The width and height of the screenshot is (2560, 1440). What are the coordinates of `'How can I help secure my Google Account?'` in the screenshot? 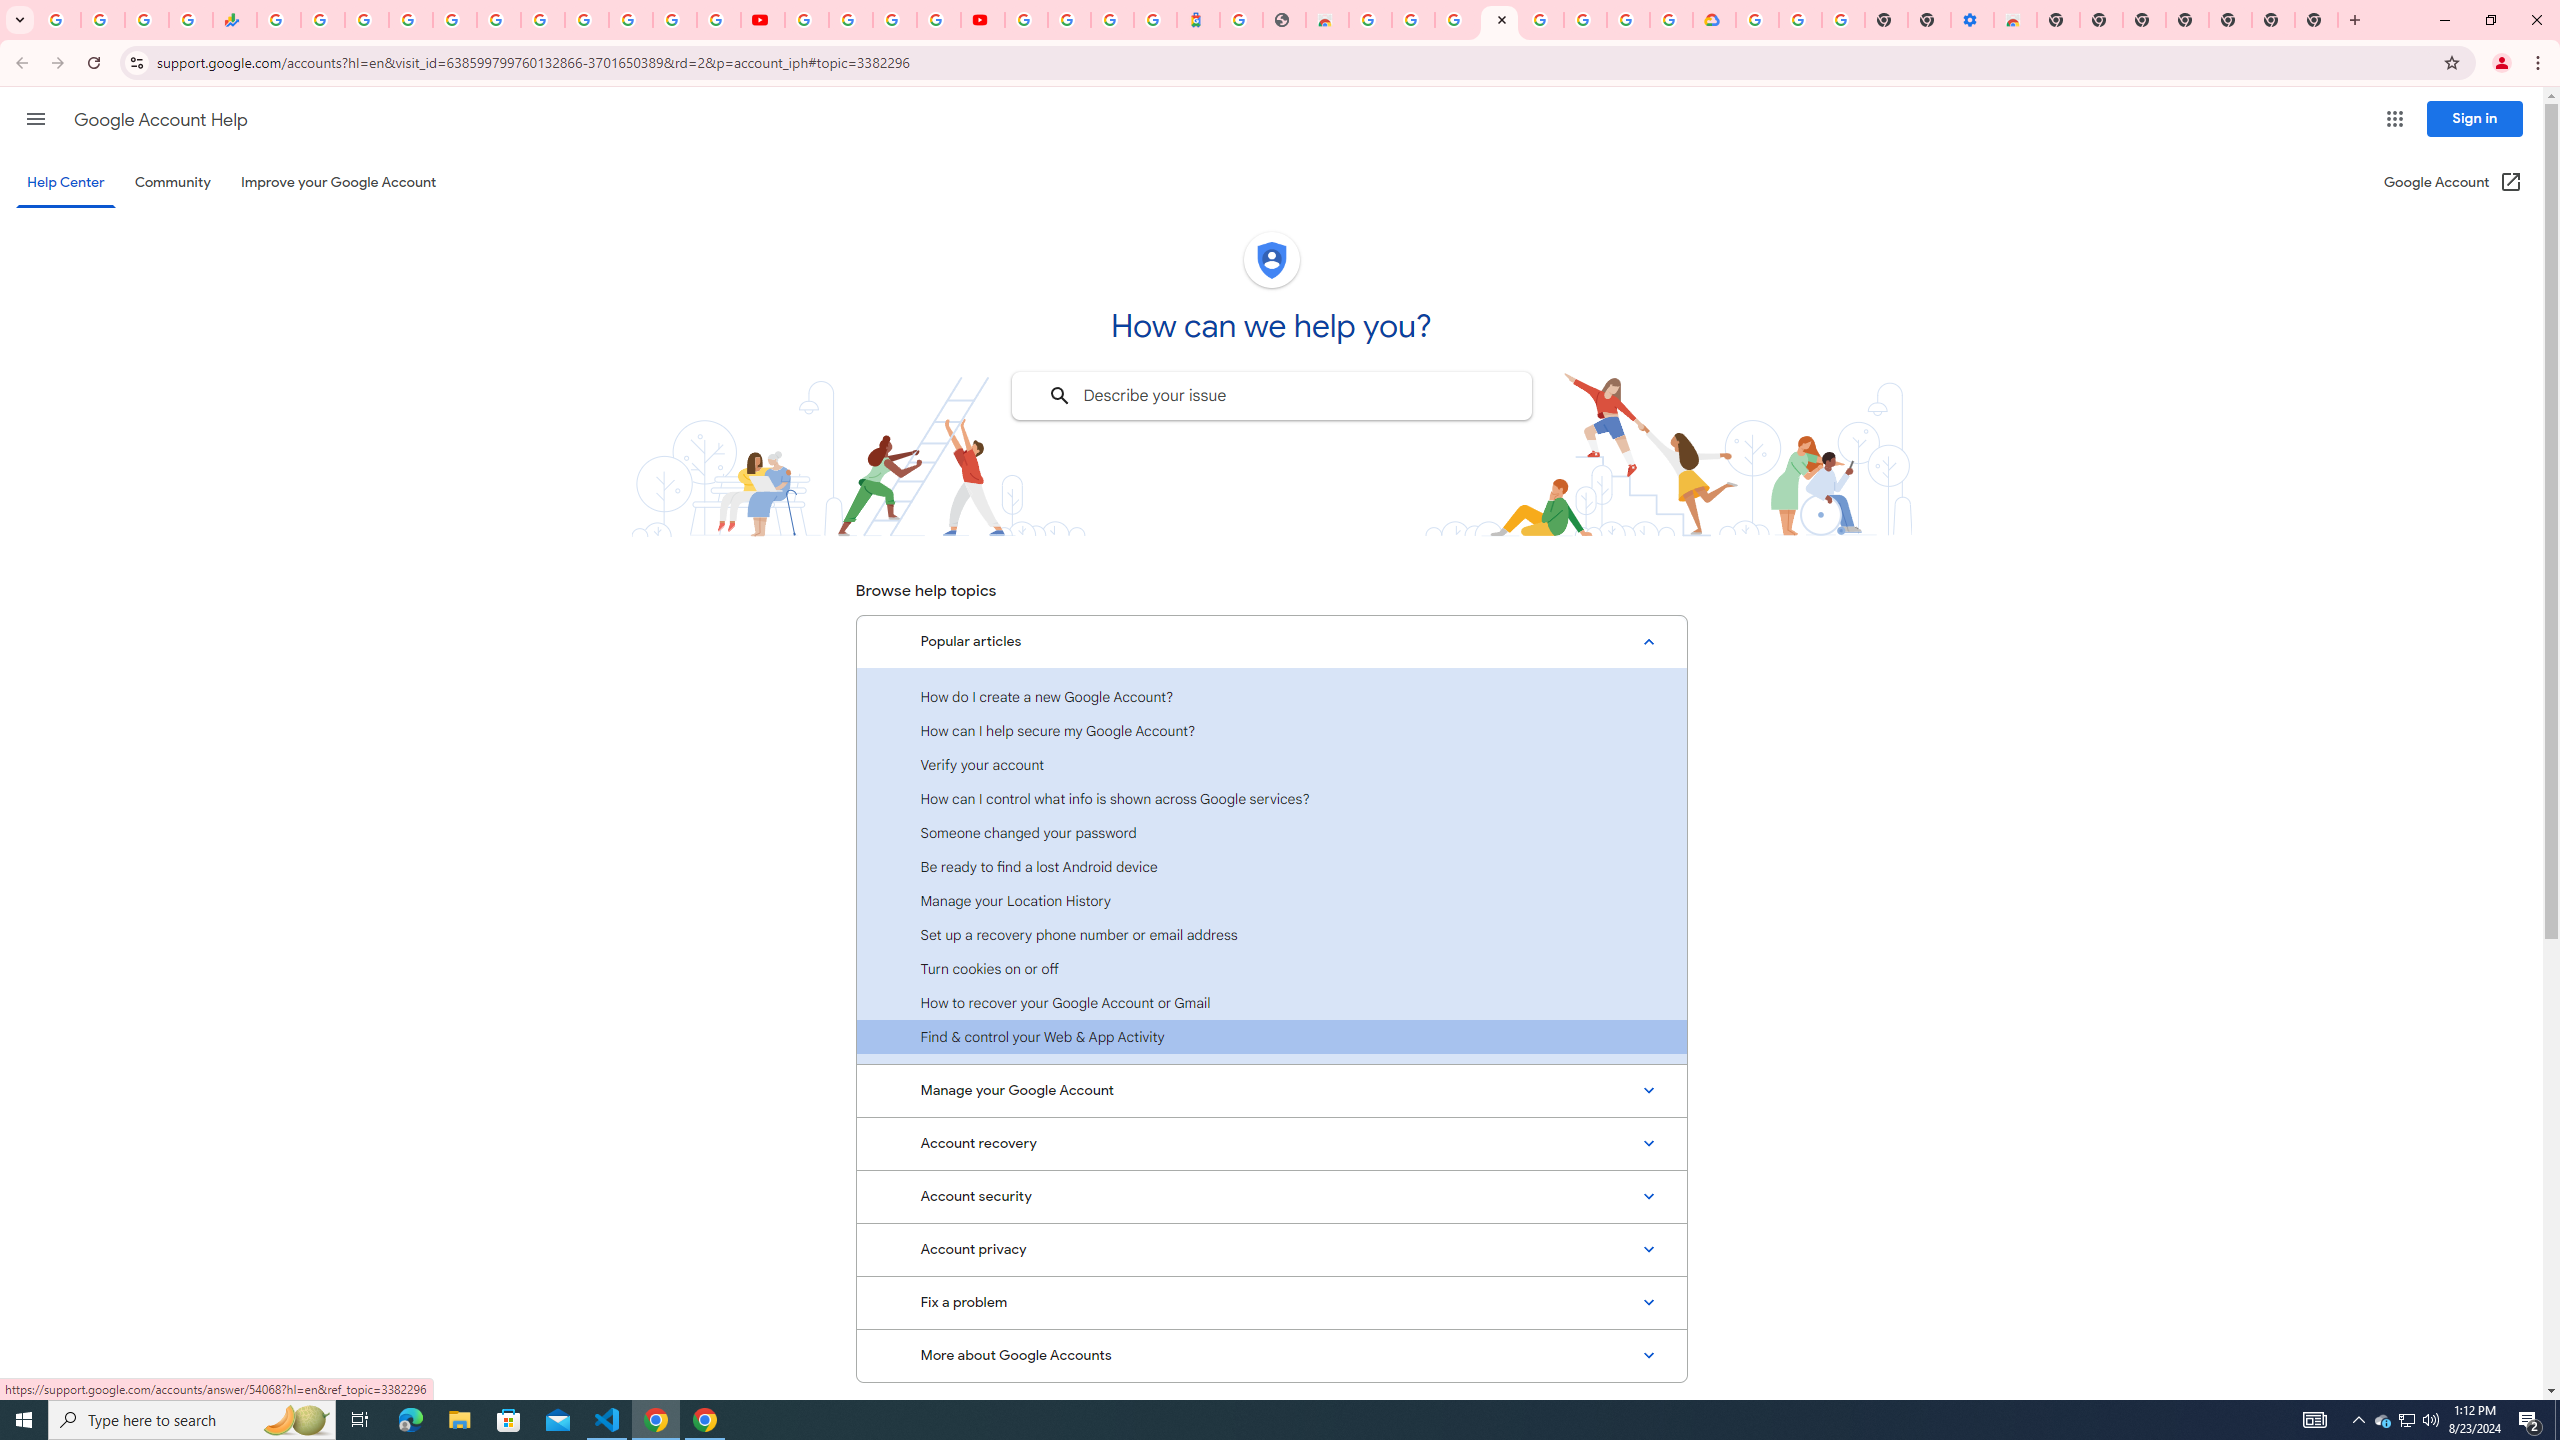 It's located at (1271, 729).